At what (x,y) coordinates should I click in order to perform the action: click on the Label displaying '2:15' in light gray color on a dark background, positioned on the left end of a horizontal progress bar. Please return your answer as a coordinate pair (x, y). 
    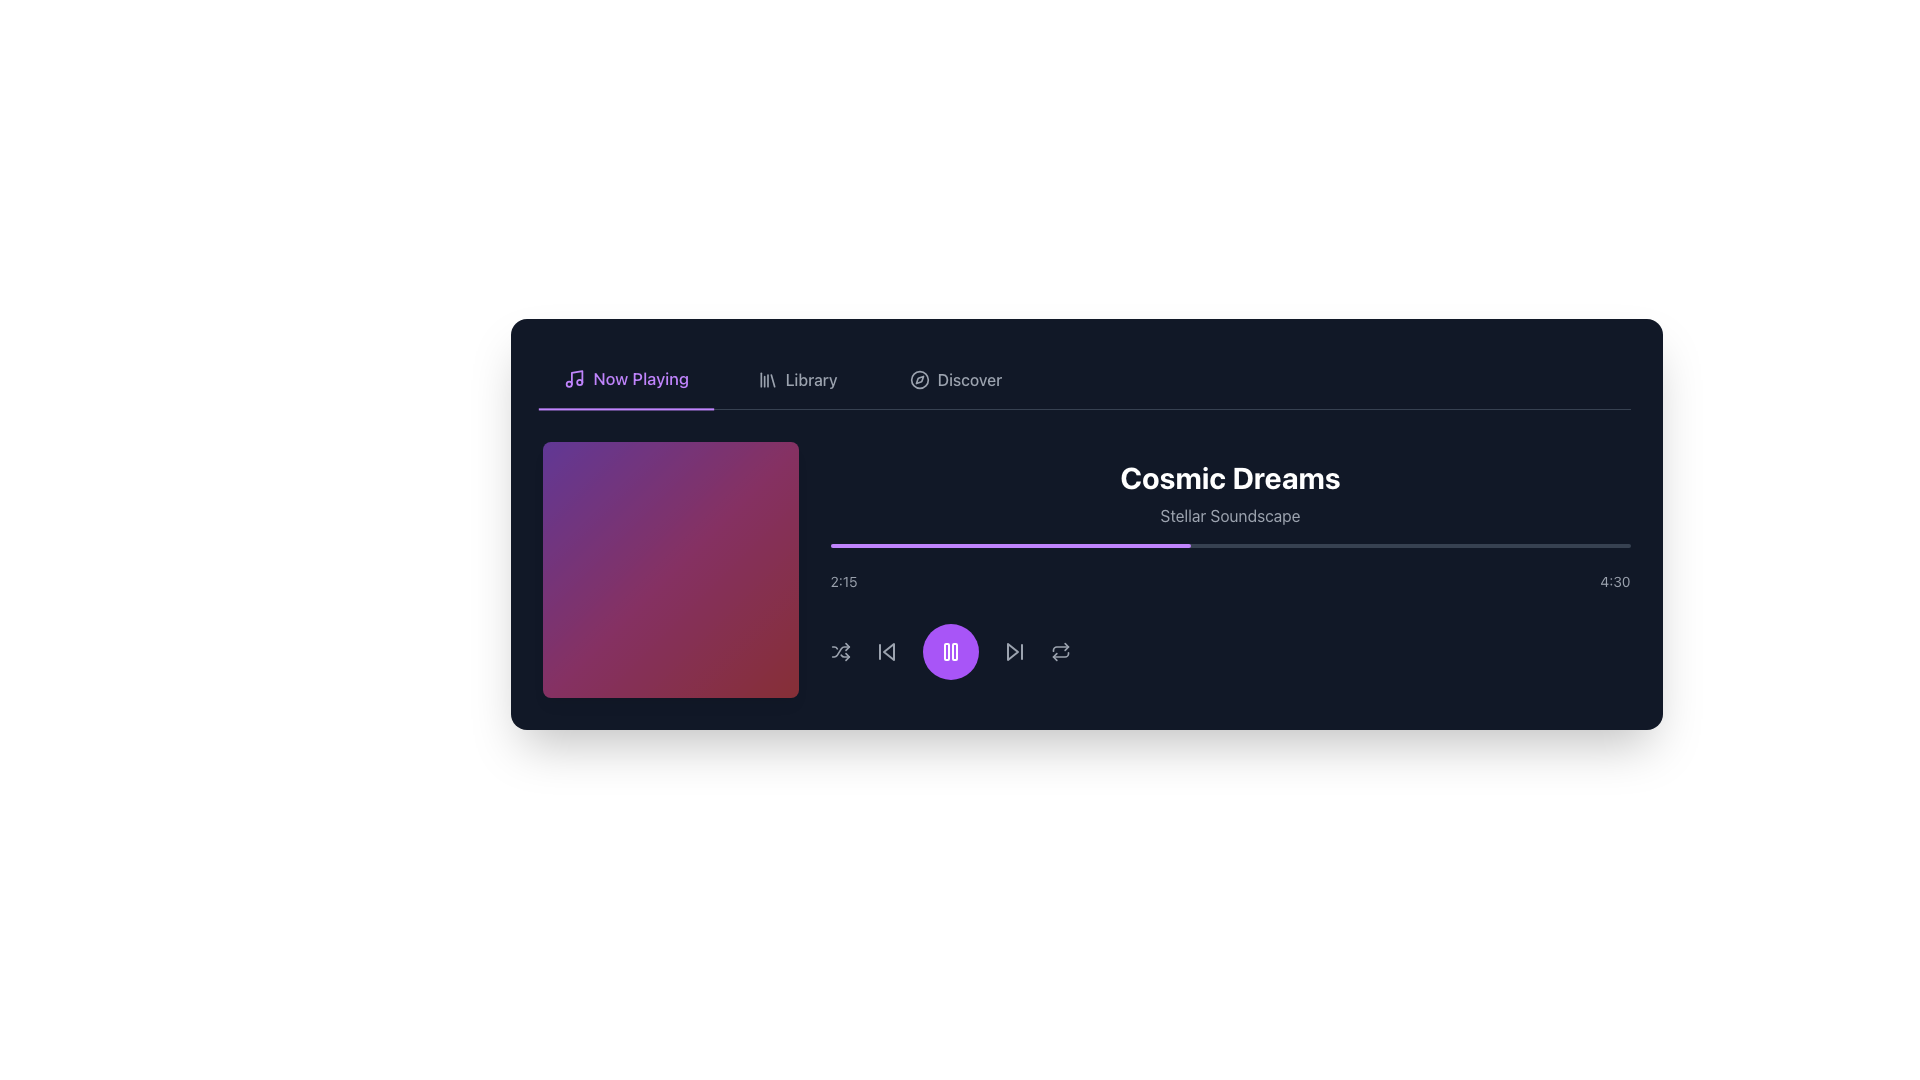
    Looking at the image, I should click on (844, 582).